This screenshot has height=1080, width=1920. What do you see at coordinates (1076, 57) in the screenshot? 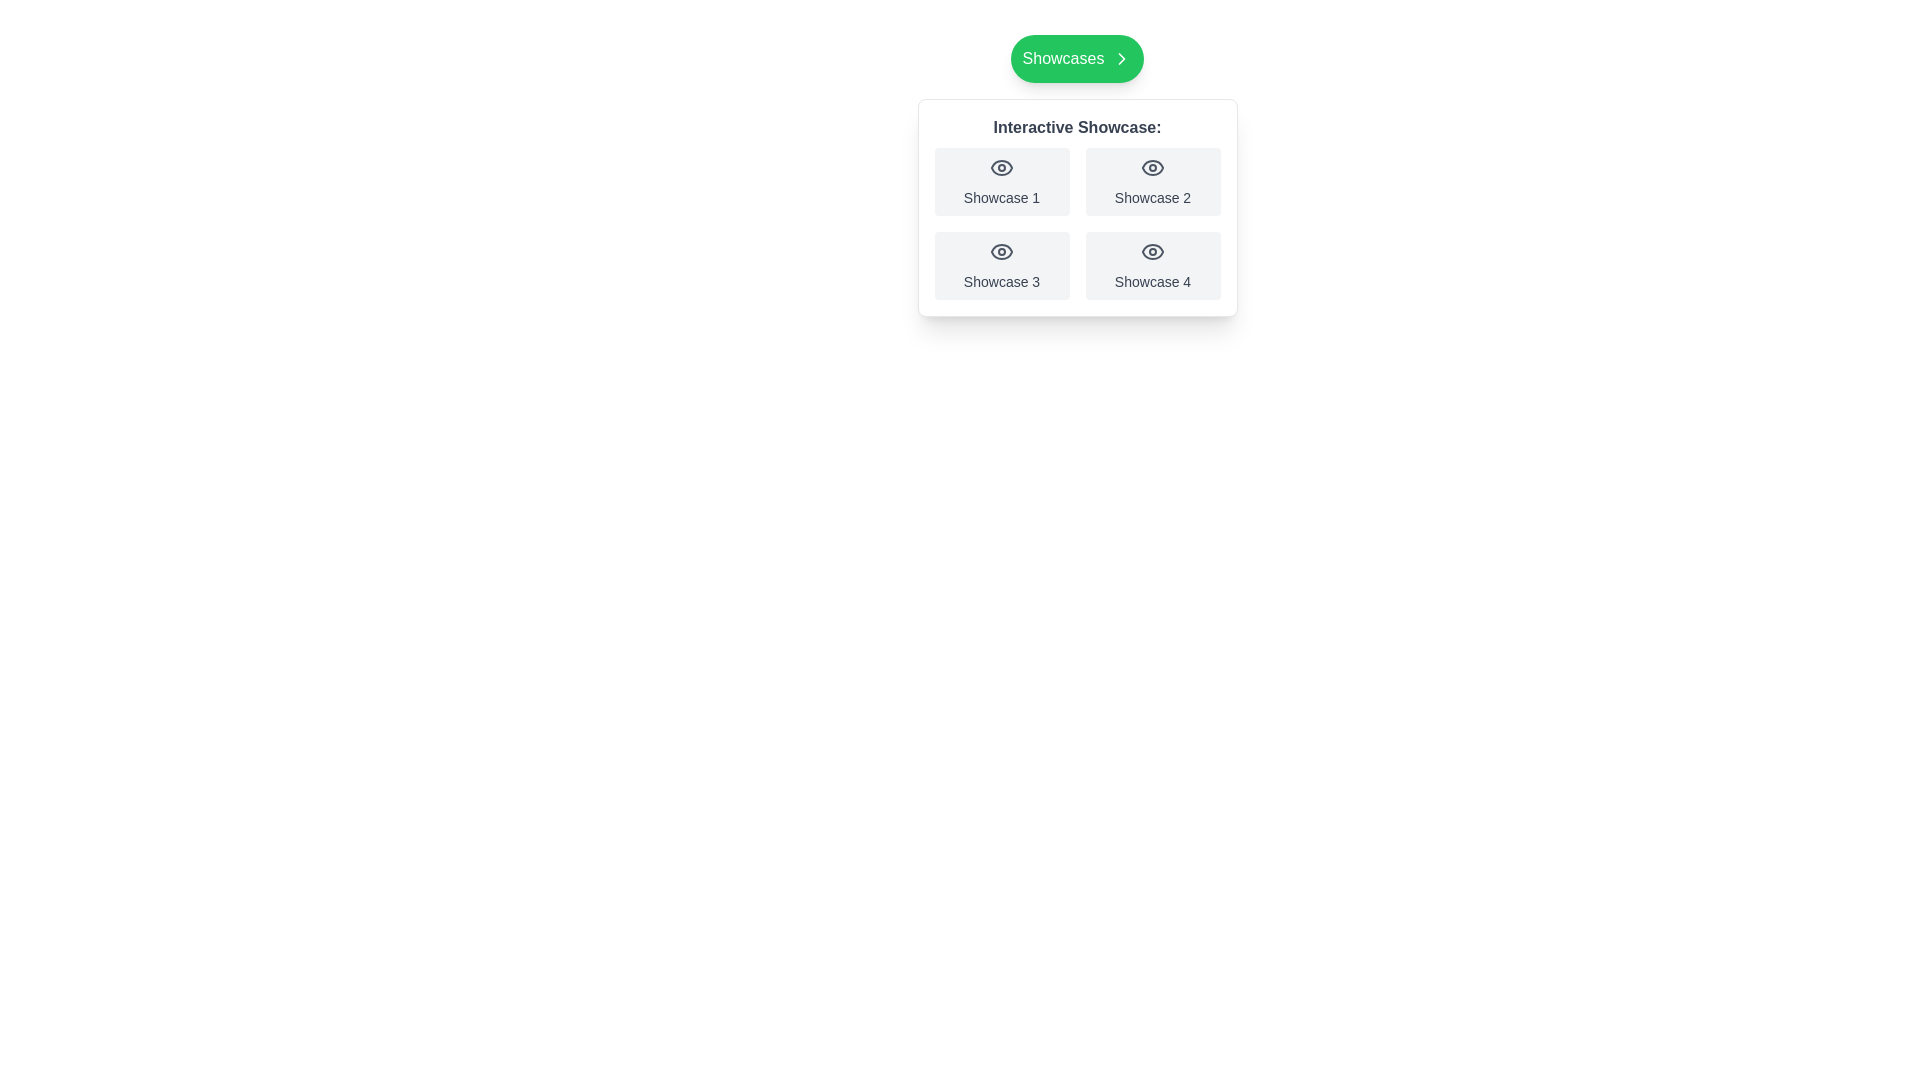
I see `the green button labeled 'Showcases' with a right arrow icon` at bounding box center [1076, 57].